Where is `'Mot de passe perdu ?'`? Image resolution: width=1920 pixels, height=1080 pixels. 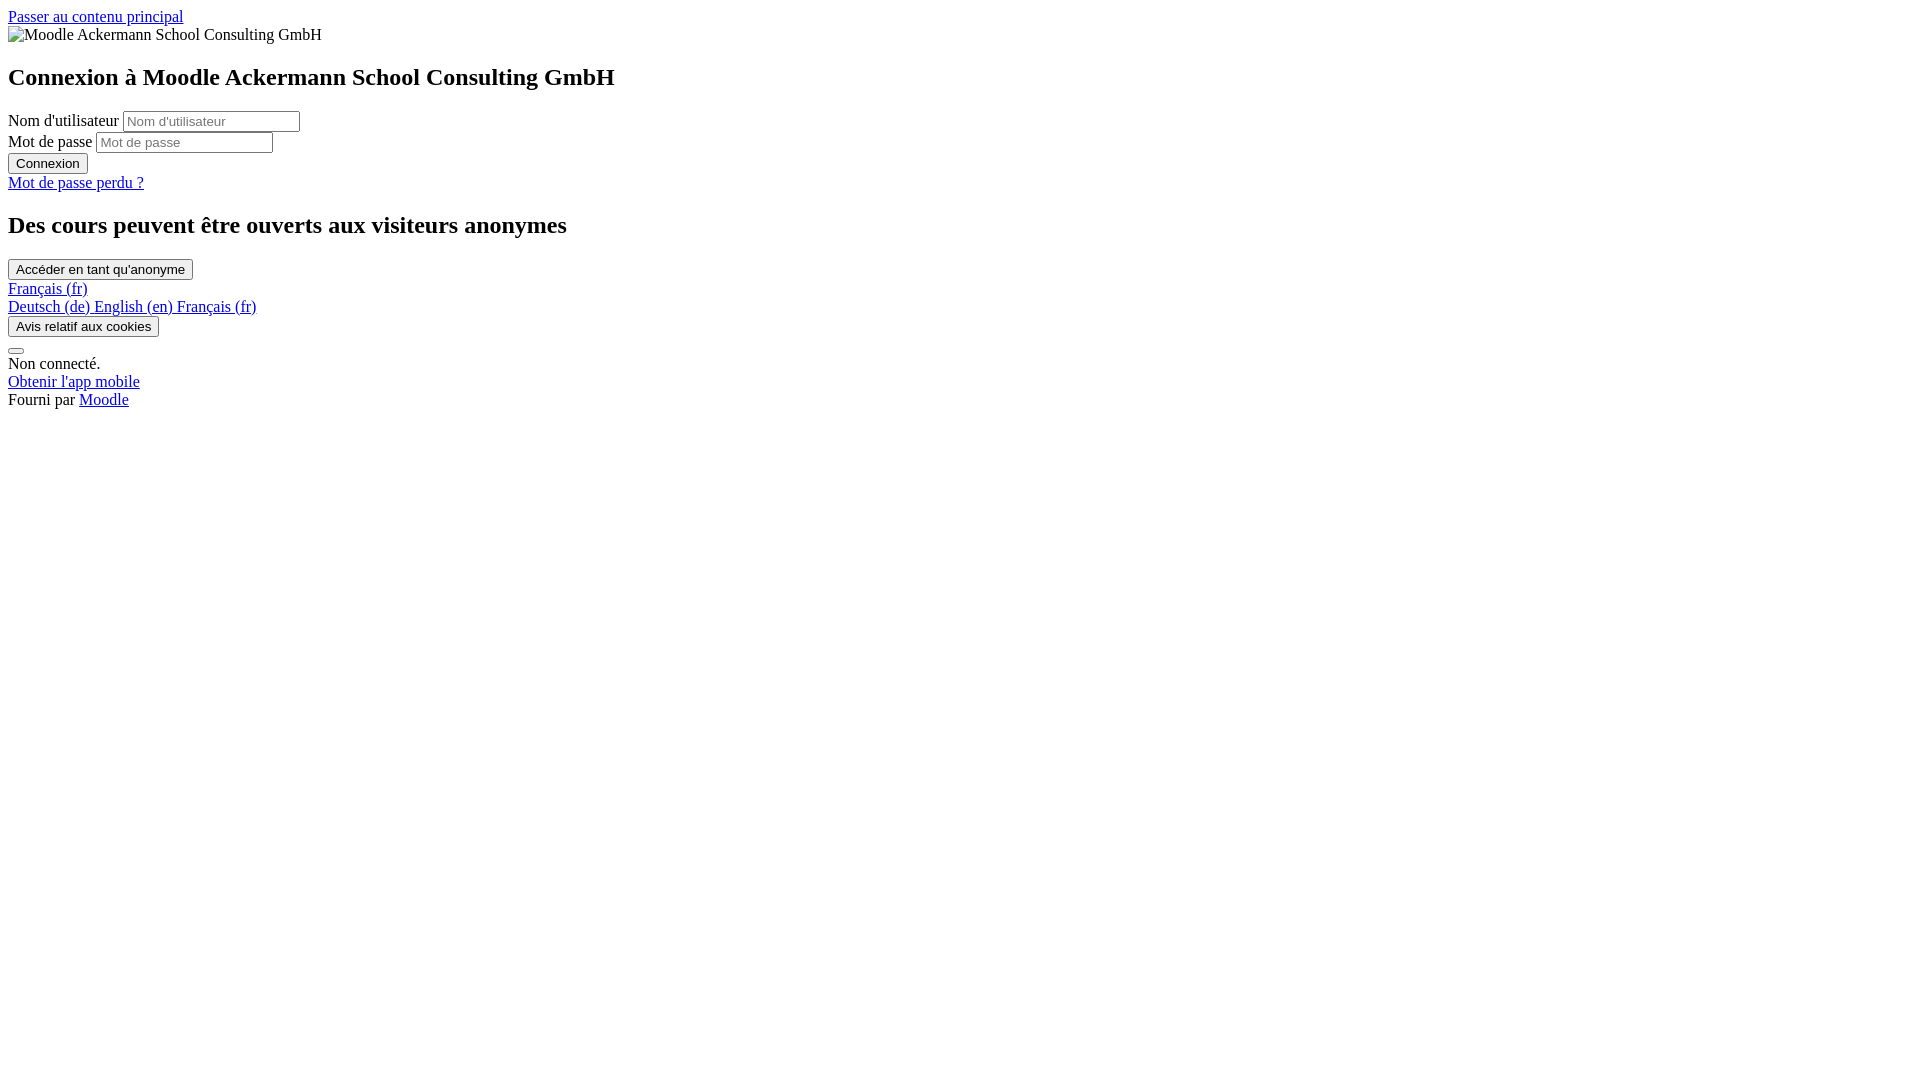 'Mot de passe perdu ?' is located at coordinates (8, 182).